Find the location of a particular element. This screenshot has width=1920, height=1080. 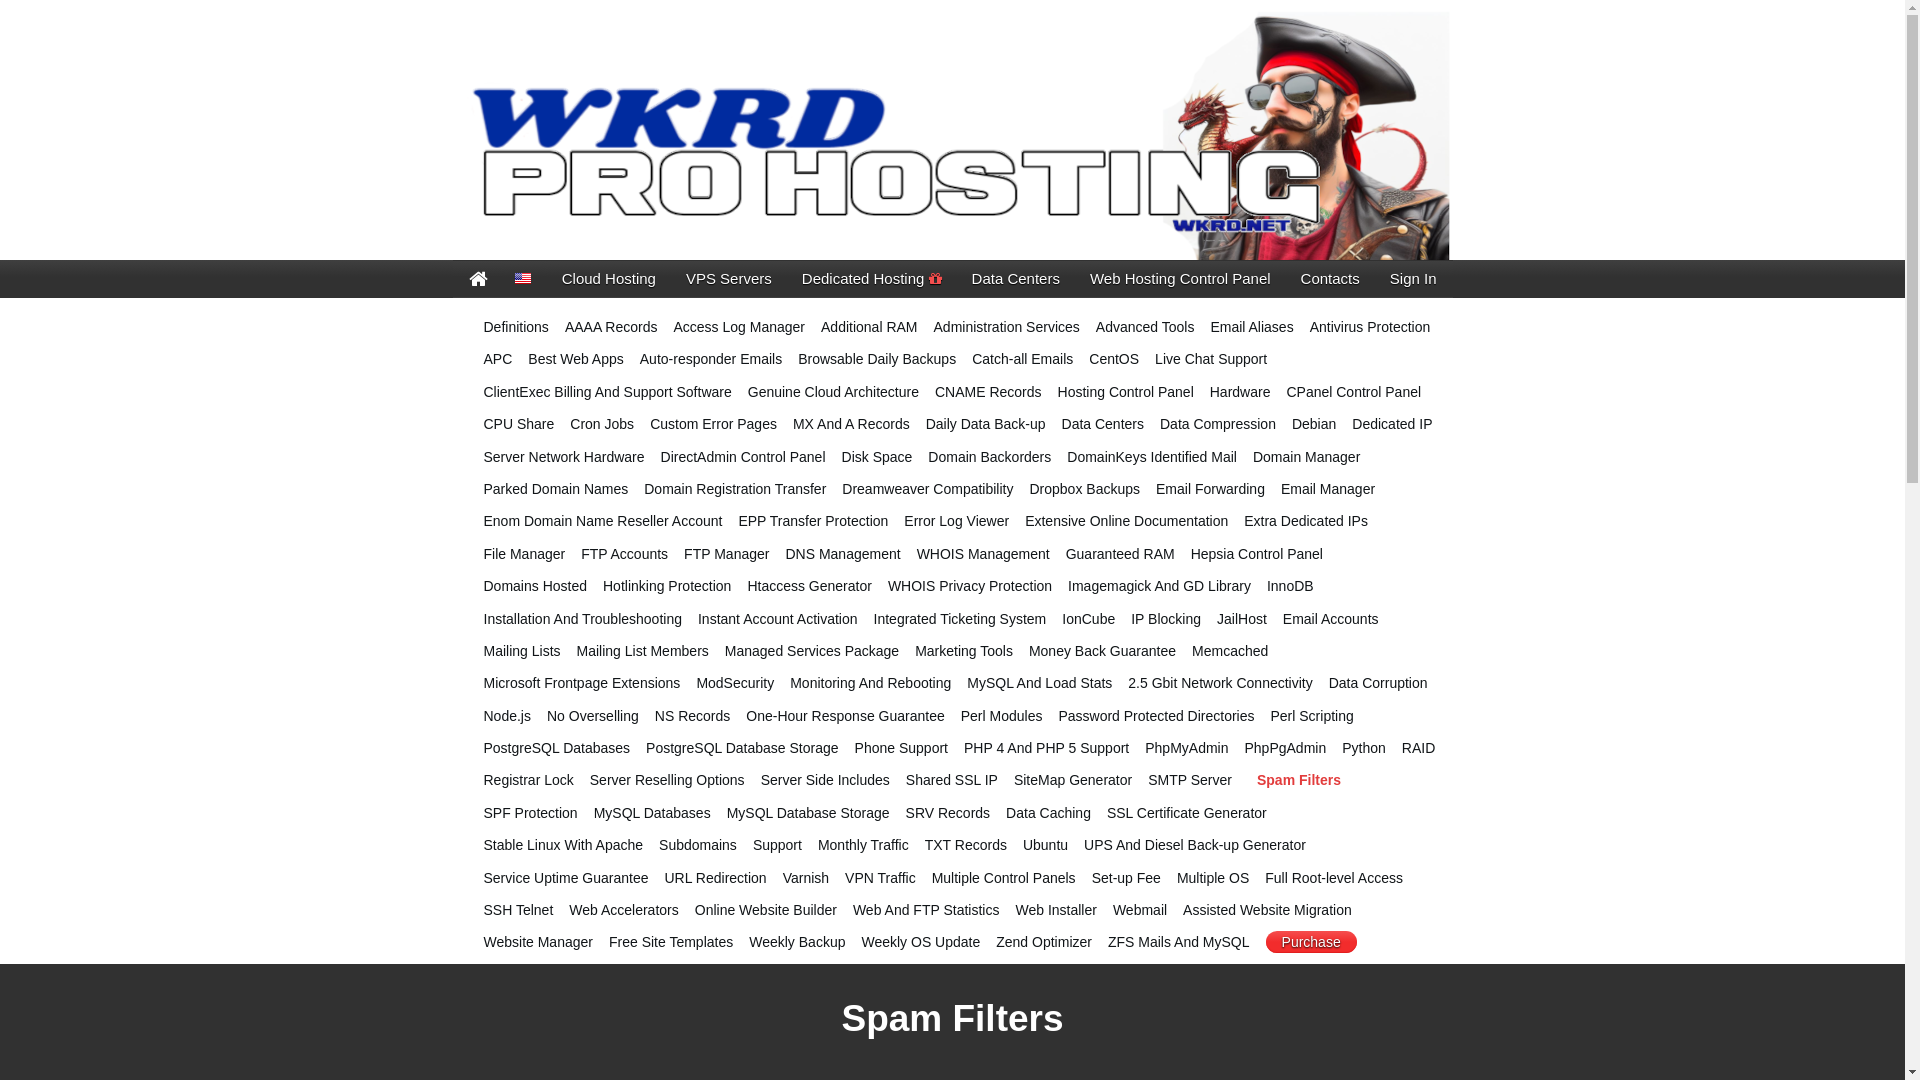

'PhpPgAdmin' is located at coordinates (1242, 748).